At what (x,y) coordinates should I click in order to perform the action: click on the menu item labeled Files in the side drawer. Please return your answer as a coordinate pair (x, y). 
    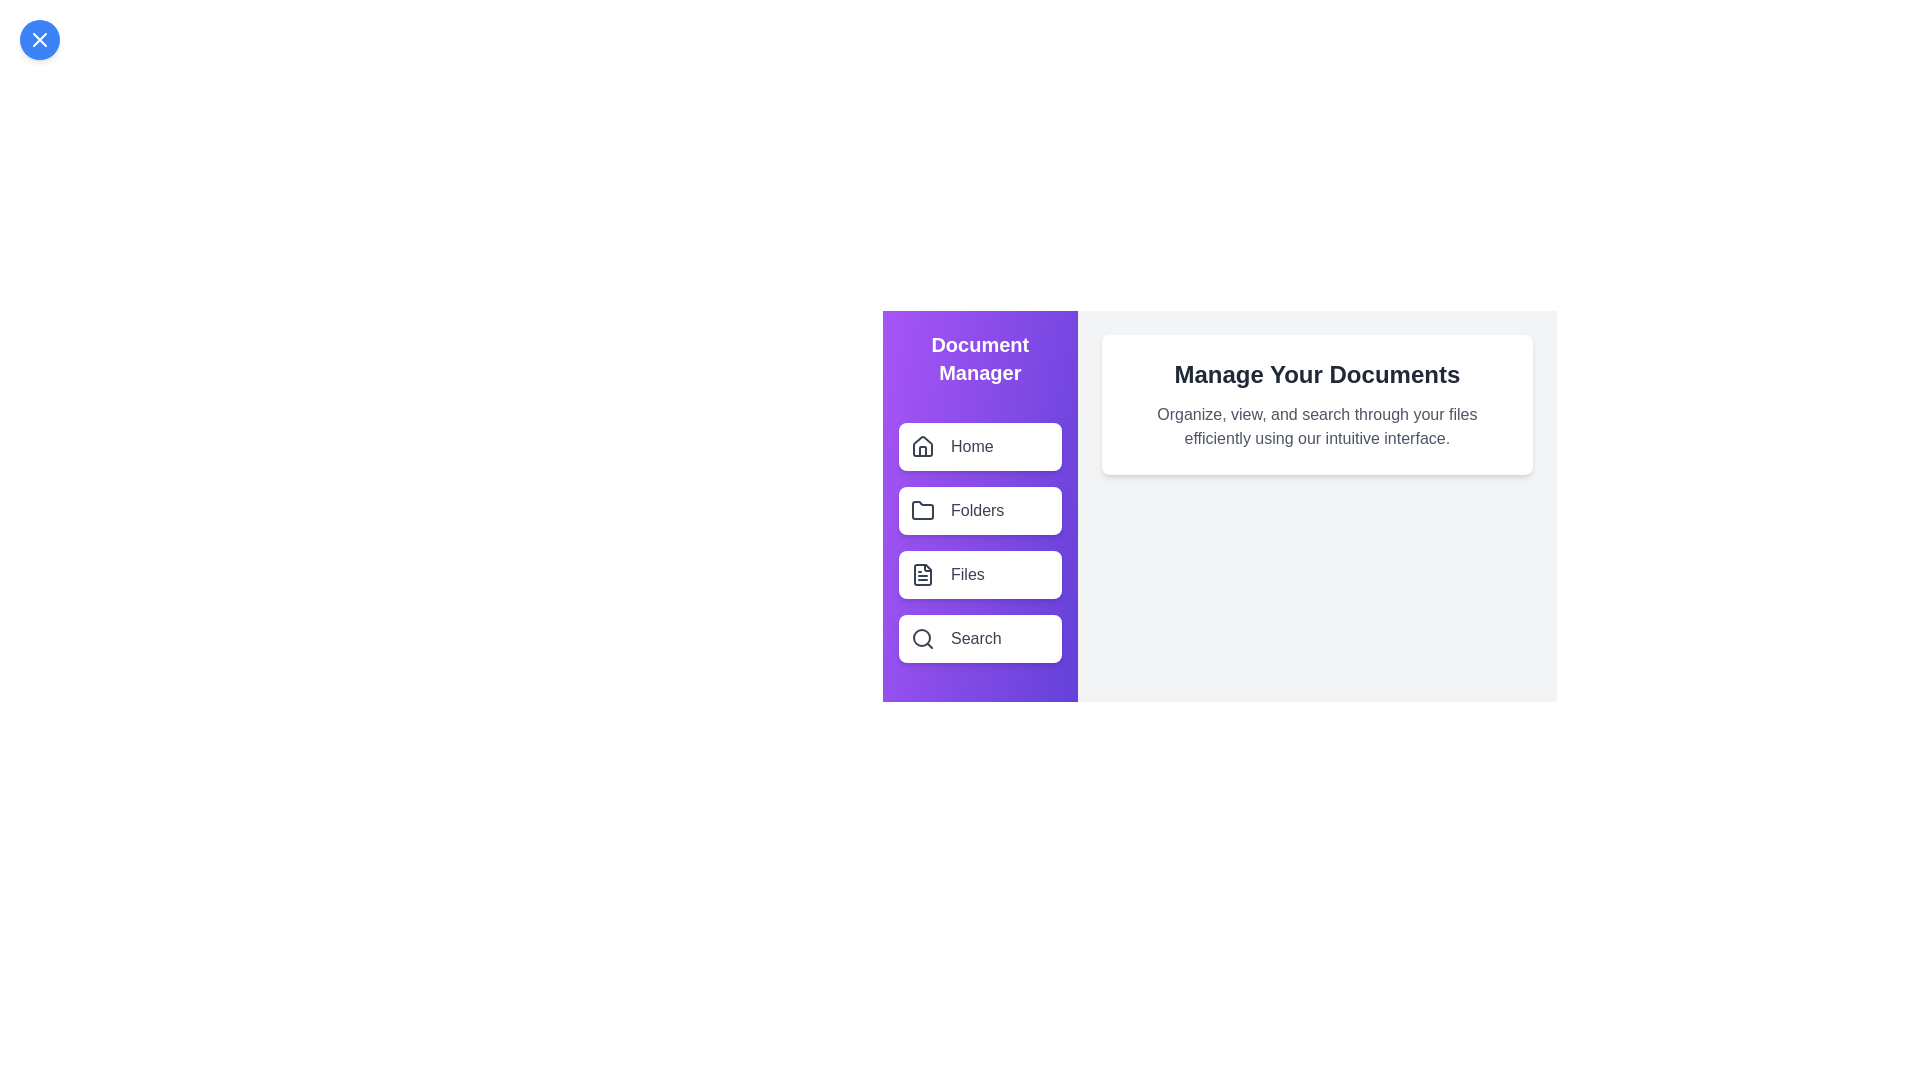
    Looking at the image, I should click on (979, 574).